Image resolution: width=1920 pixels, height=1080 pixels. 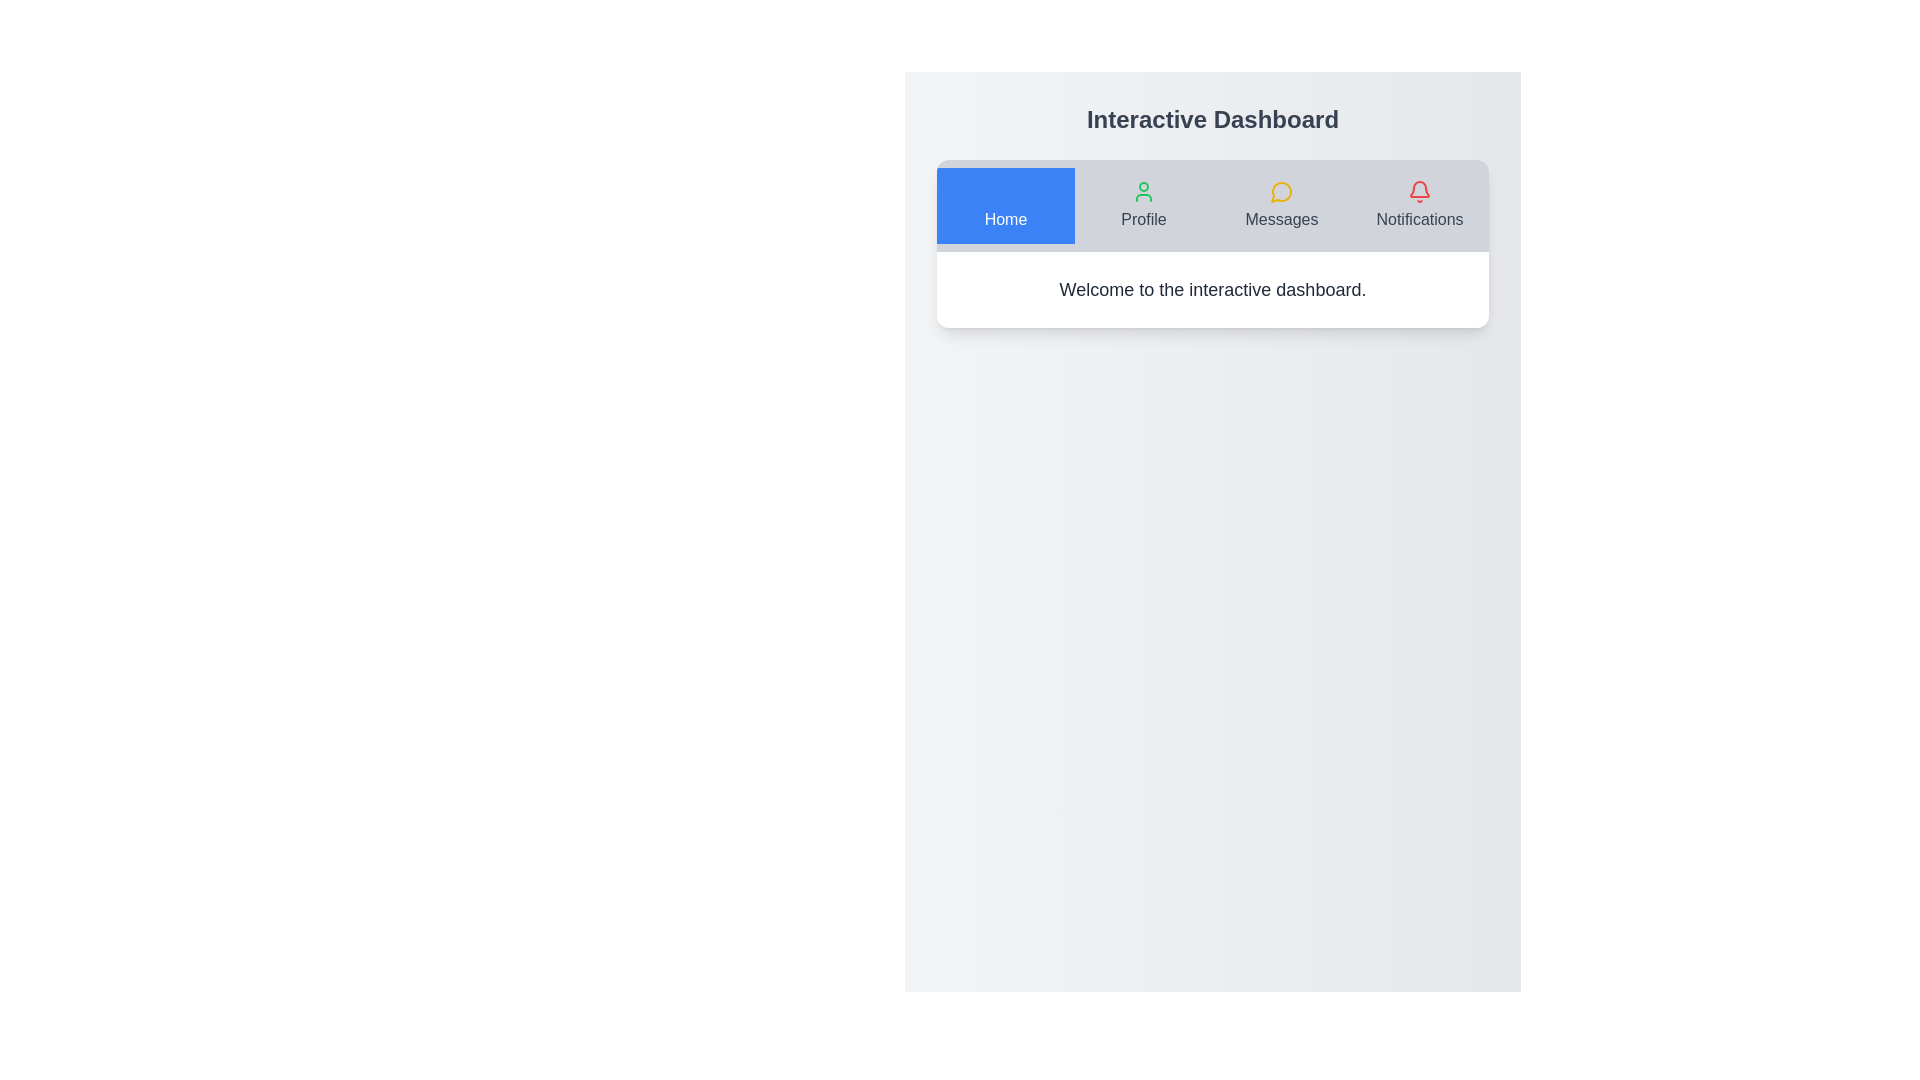 What do you see at coordinates (1281, 205) in the screenshot?
I see `the 'Messages' tab, which features a yellow speech bubble icon and the text 'Messages' below it` at bounding box center [1281, 205].